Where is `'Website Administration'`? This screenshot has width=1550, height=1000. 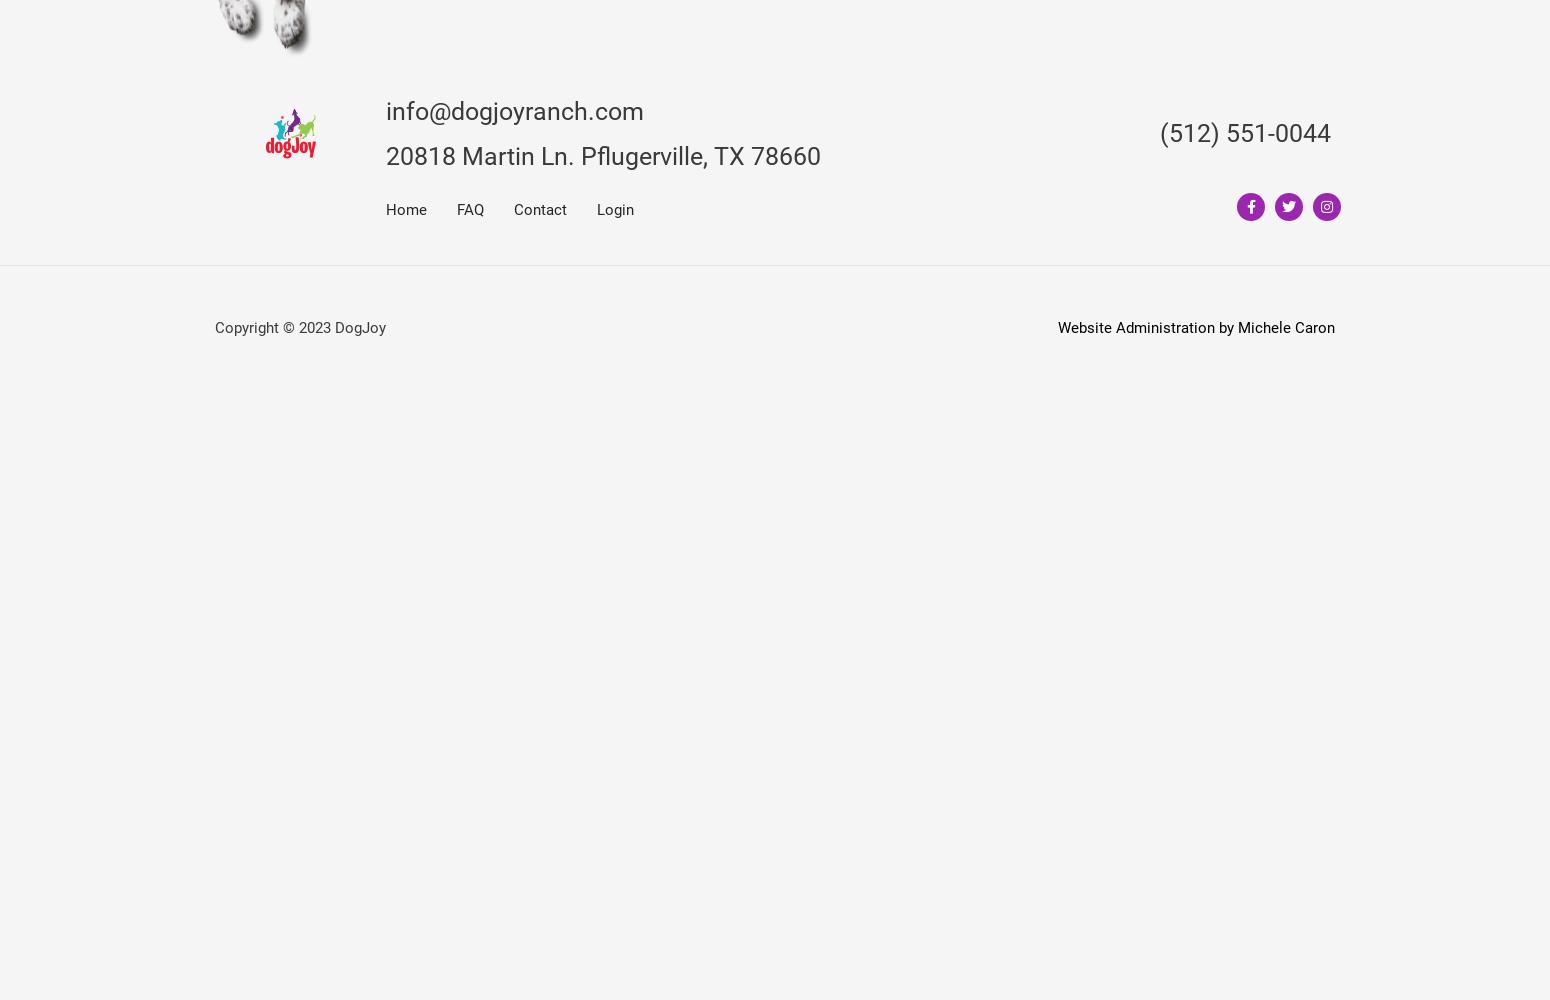 'Website Administration' is located at coordinates (1135, 326).